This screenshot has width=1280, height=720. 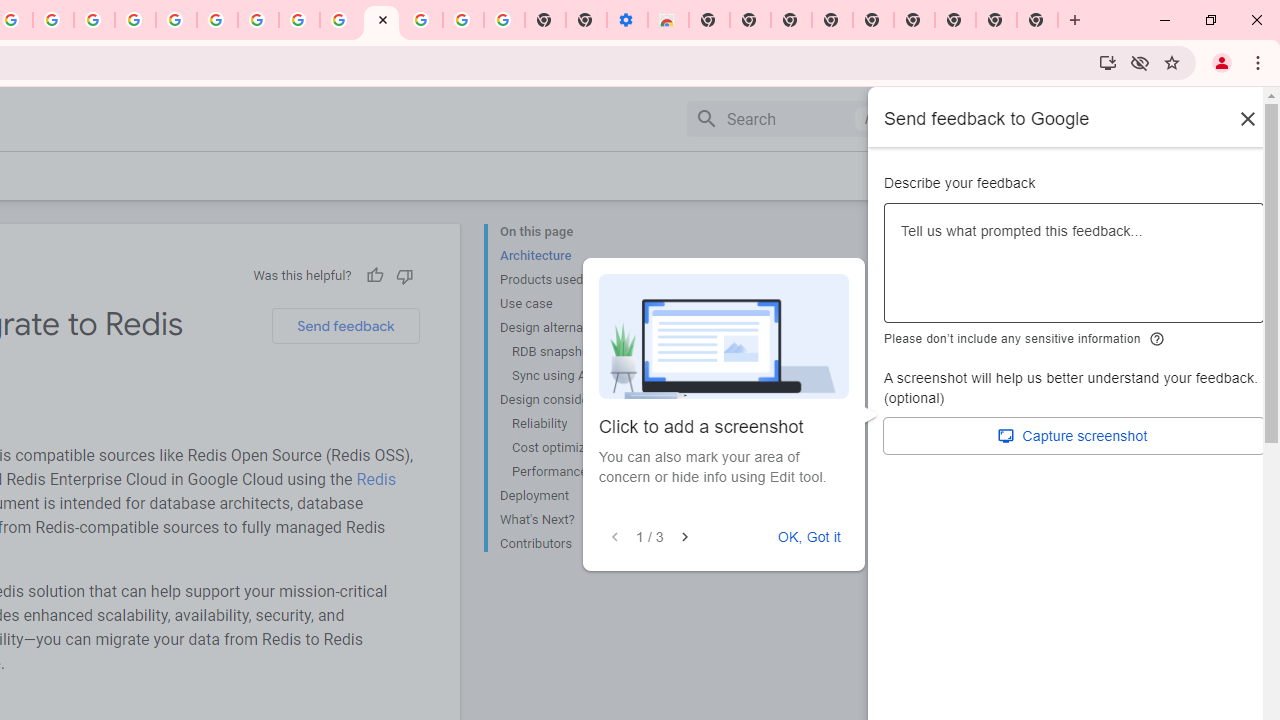 I want to click on 'Install Google Cloud', so click(x=1106, y=61).